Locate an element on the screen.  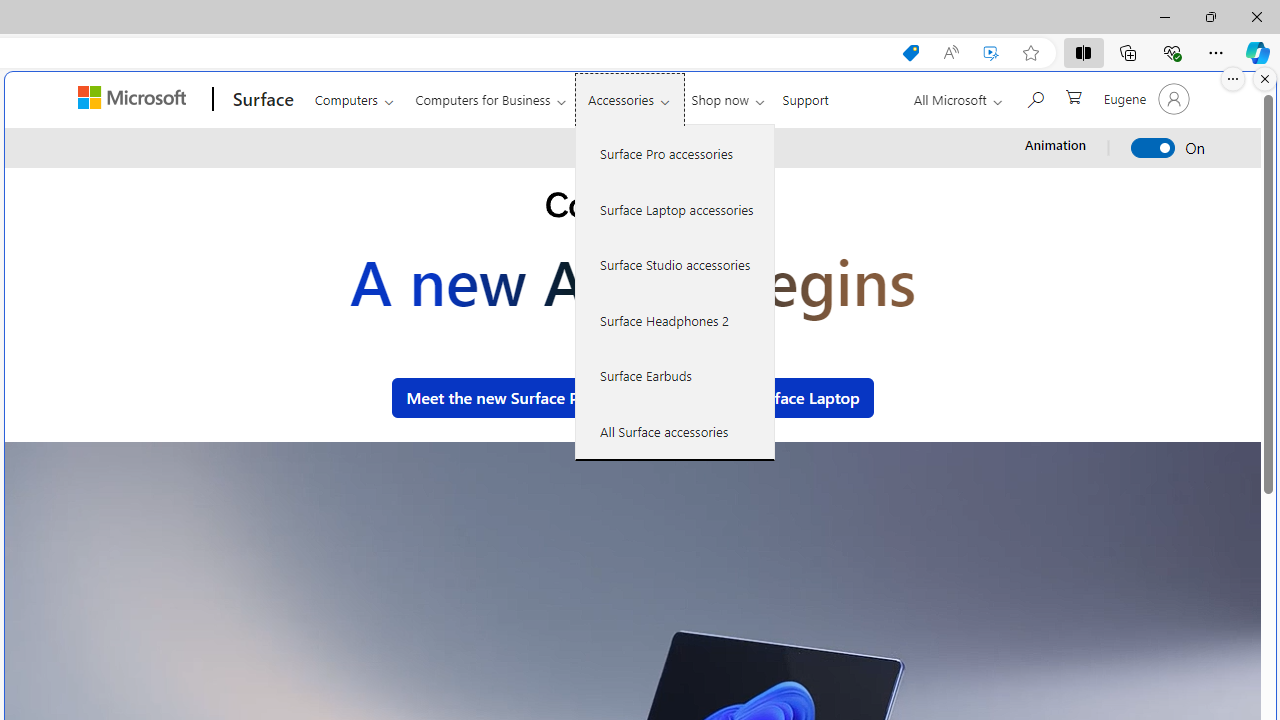
'Surface' is located at coordinates (259, 99).